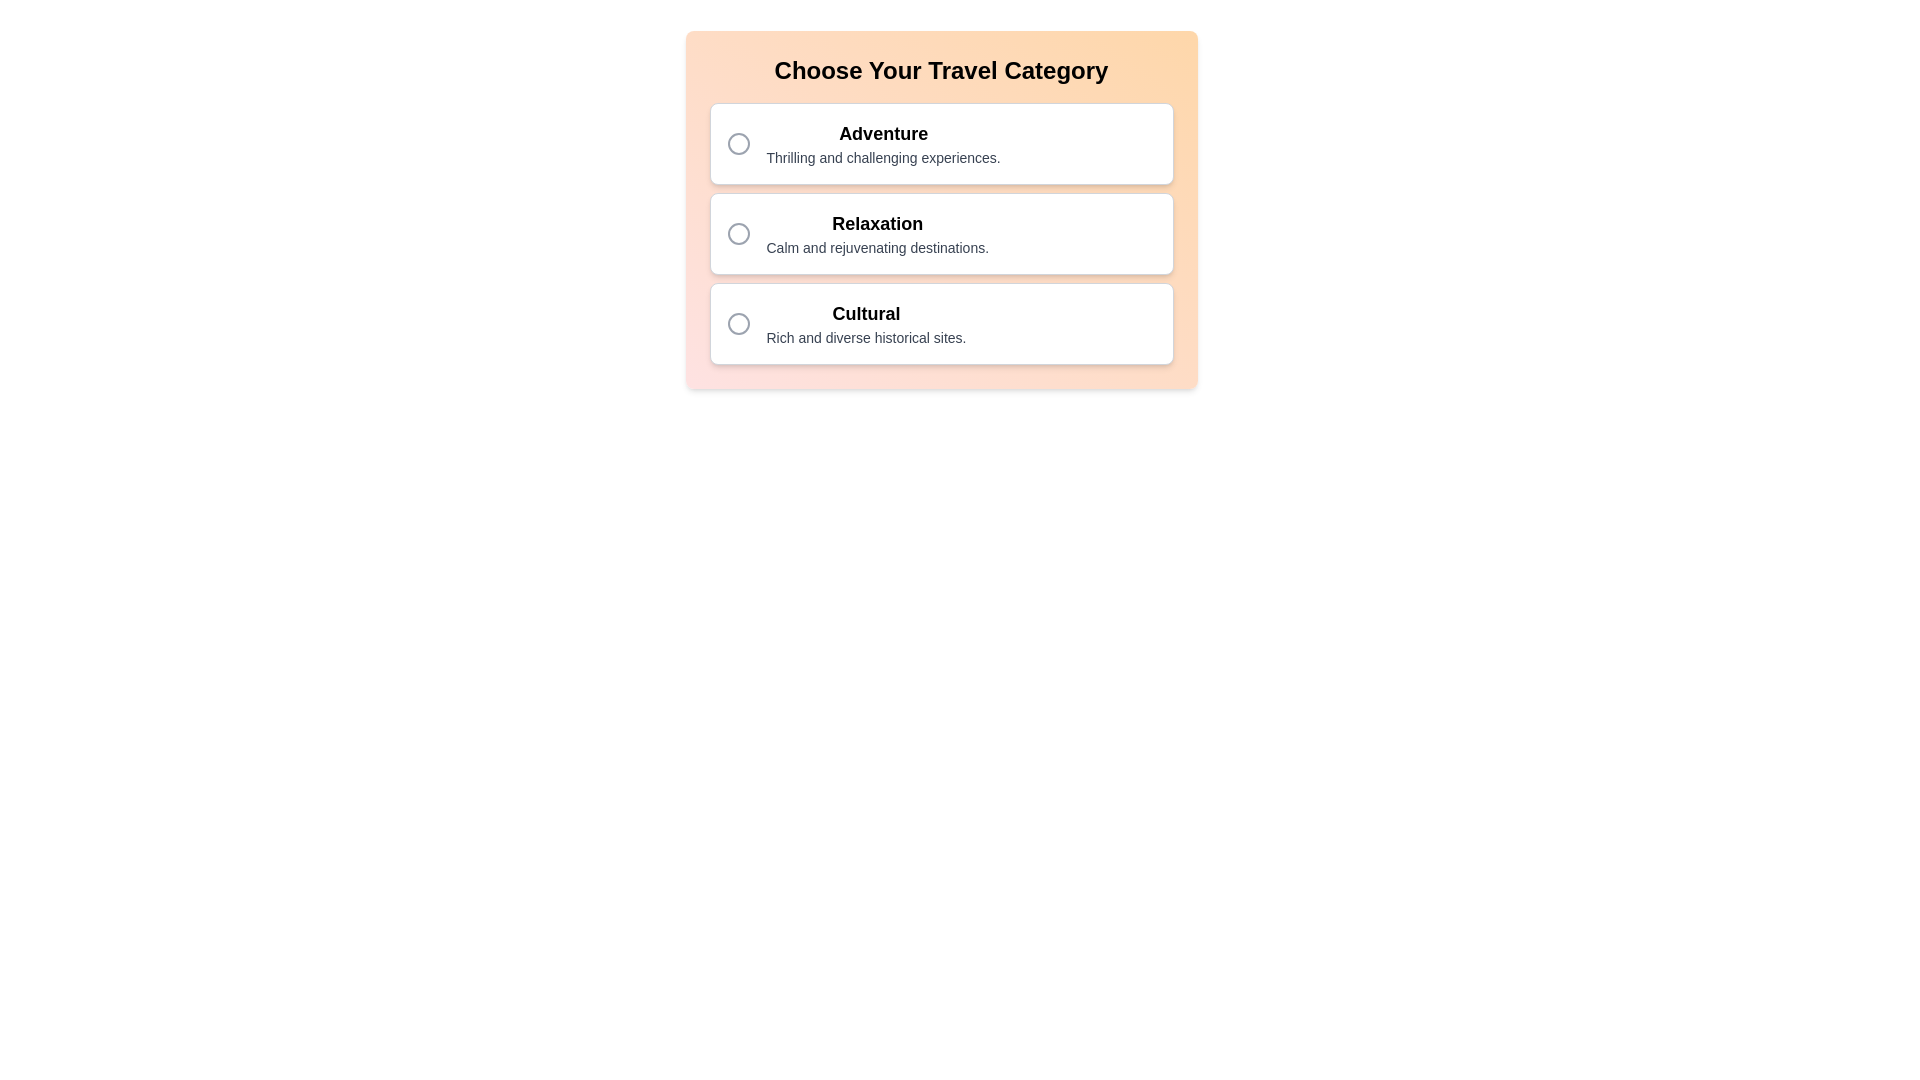 The image size is (1920, 1080). Describe the element at coordinates (877, 233) in the screenshot. I see `the descriptive text component` at that location.